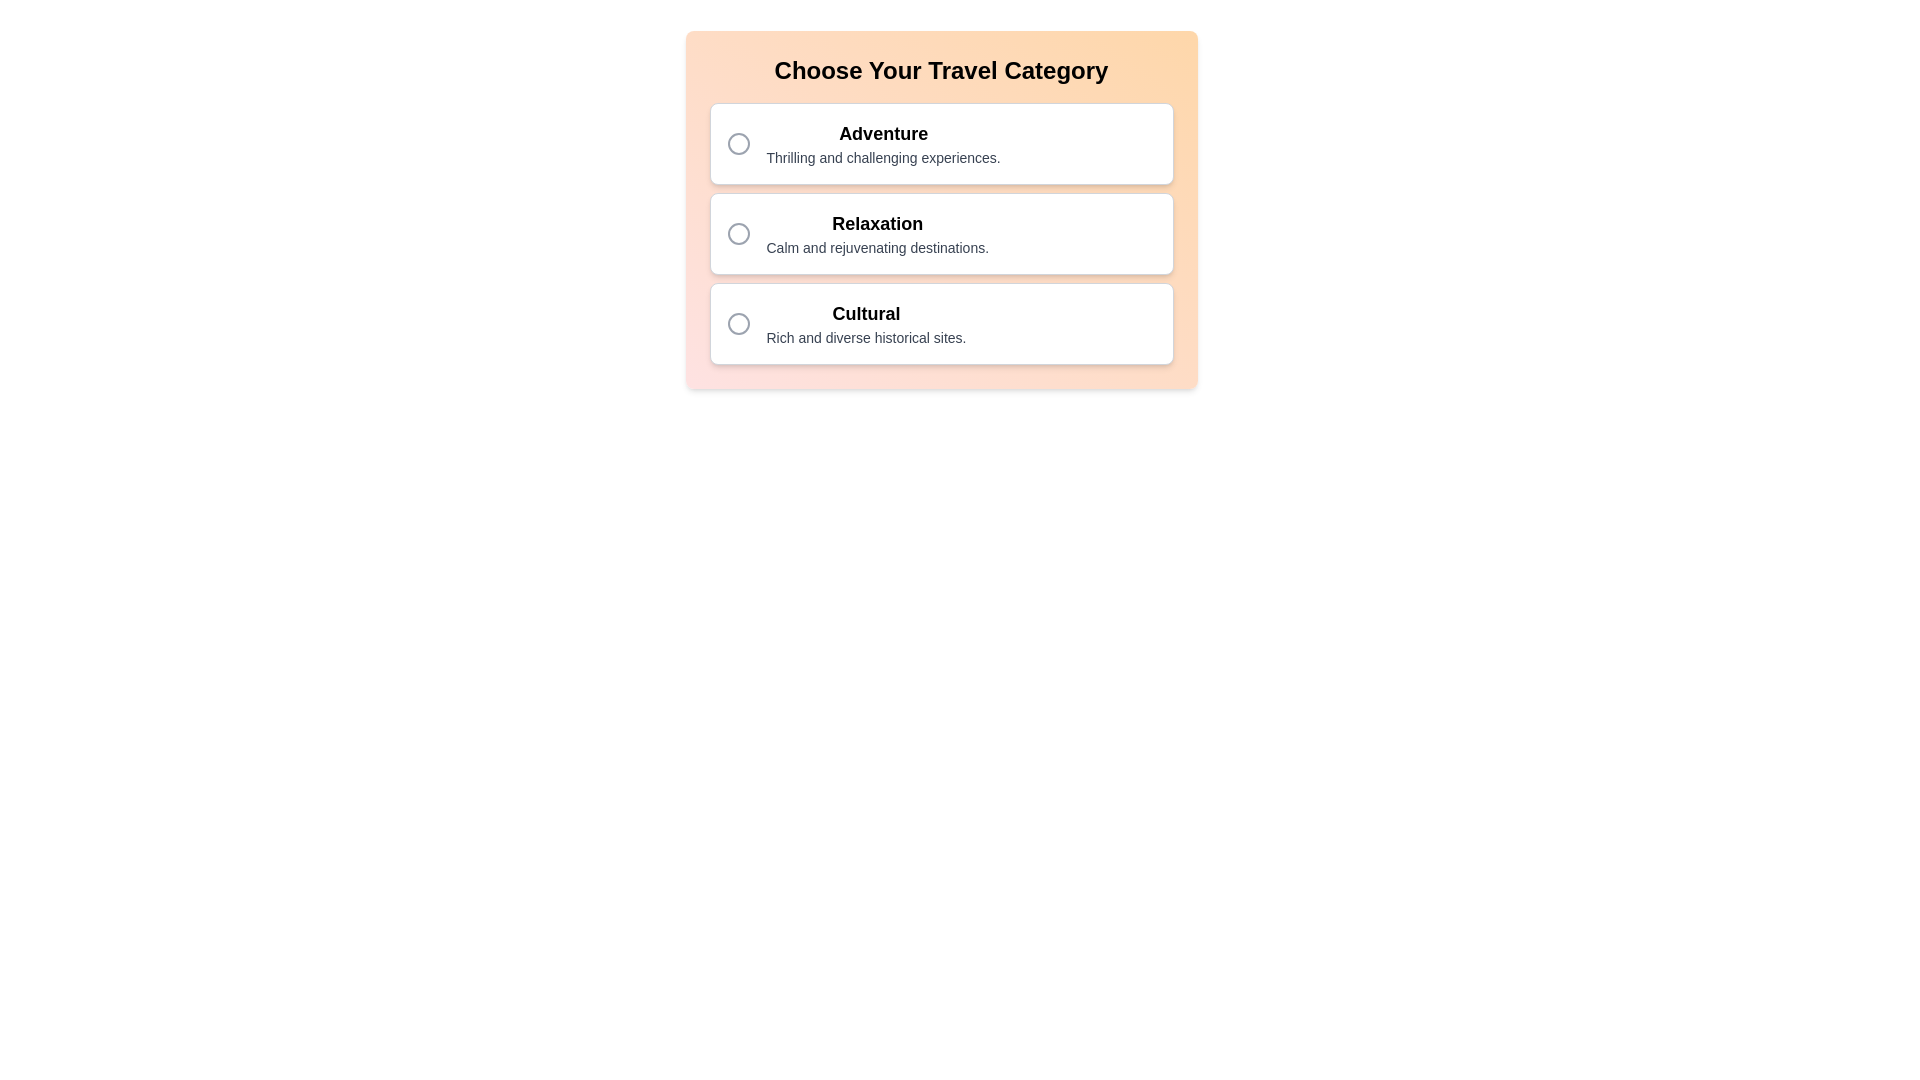 The image size is (1920, 1080). Describe the element at coordinates (877, 233) in the screenshot. I see `the descriptive text component` at that location.